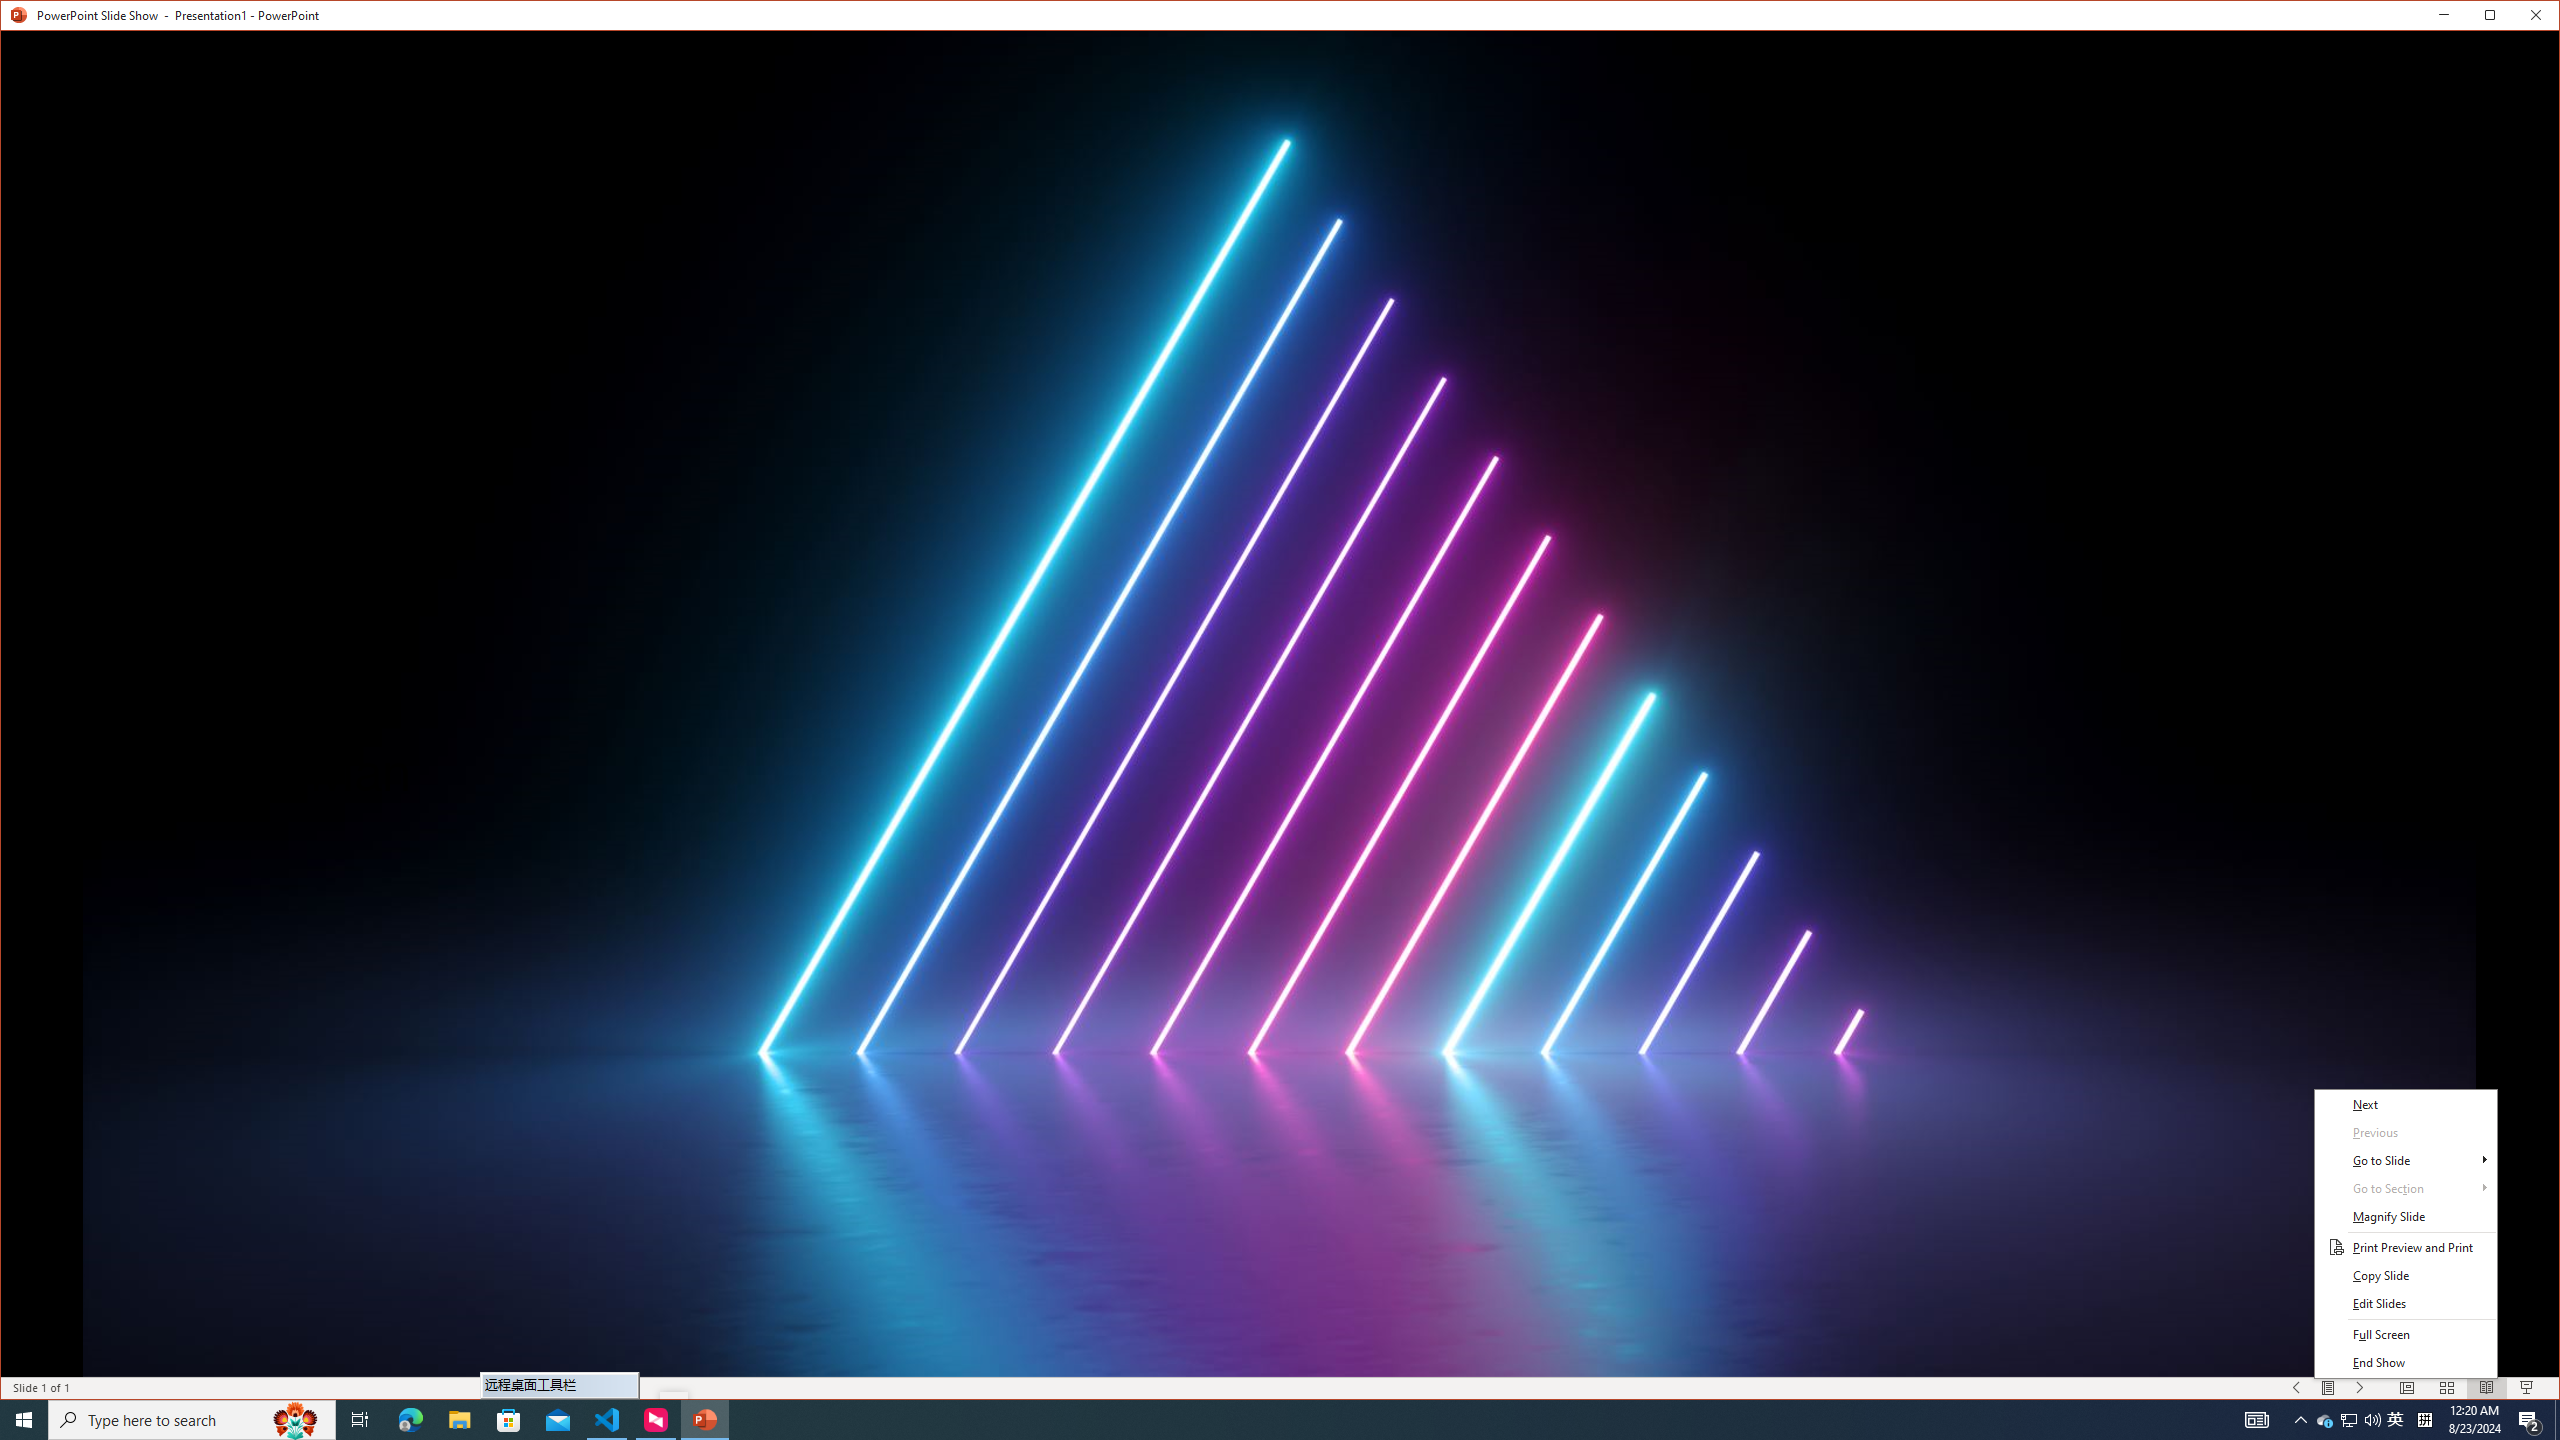  Describe the element at coordinates (191, 1418) in the screenshot. I see `'Type here to search'` at that location.